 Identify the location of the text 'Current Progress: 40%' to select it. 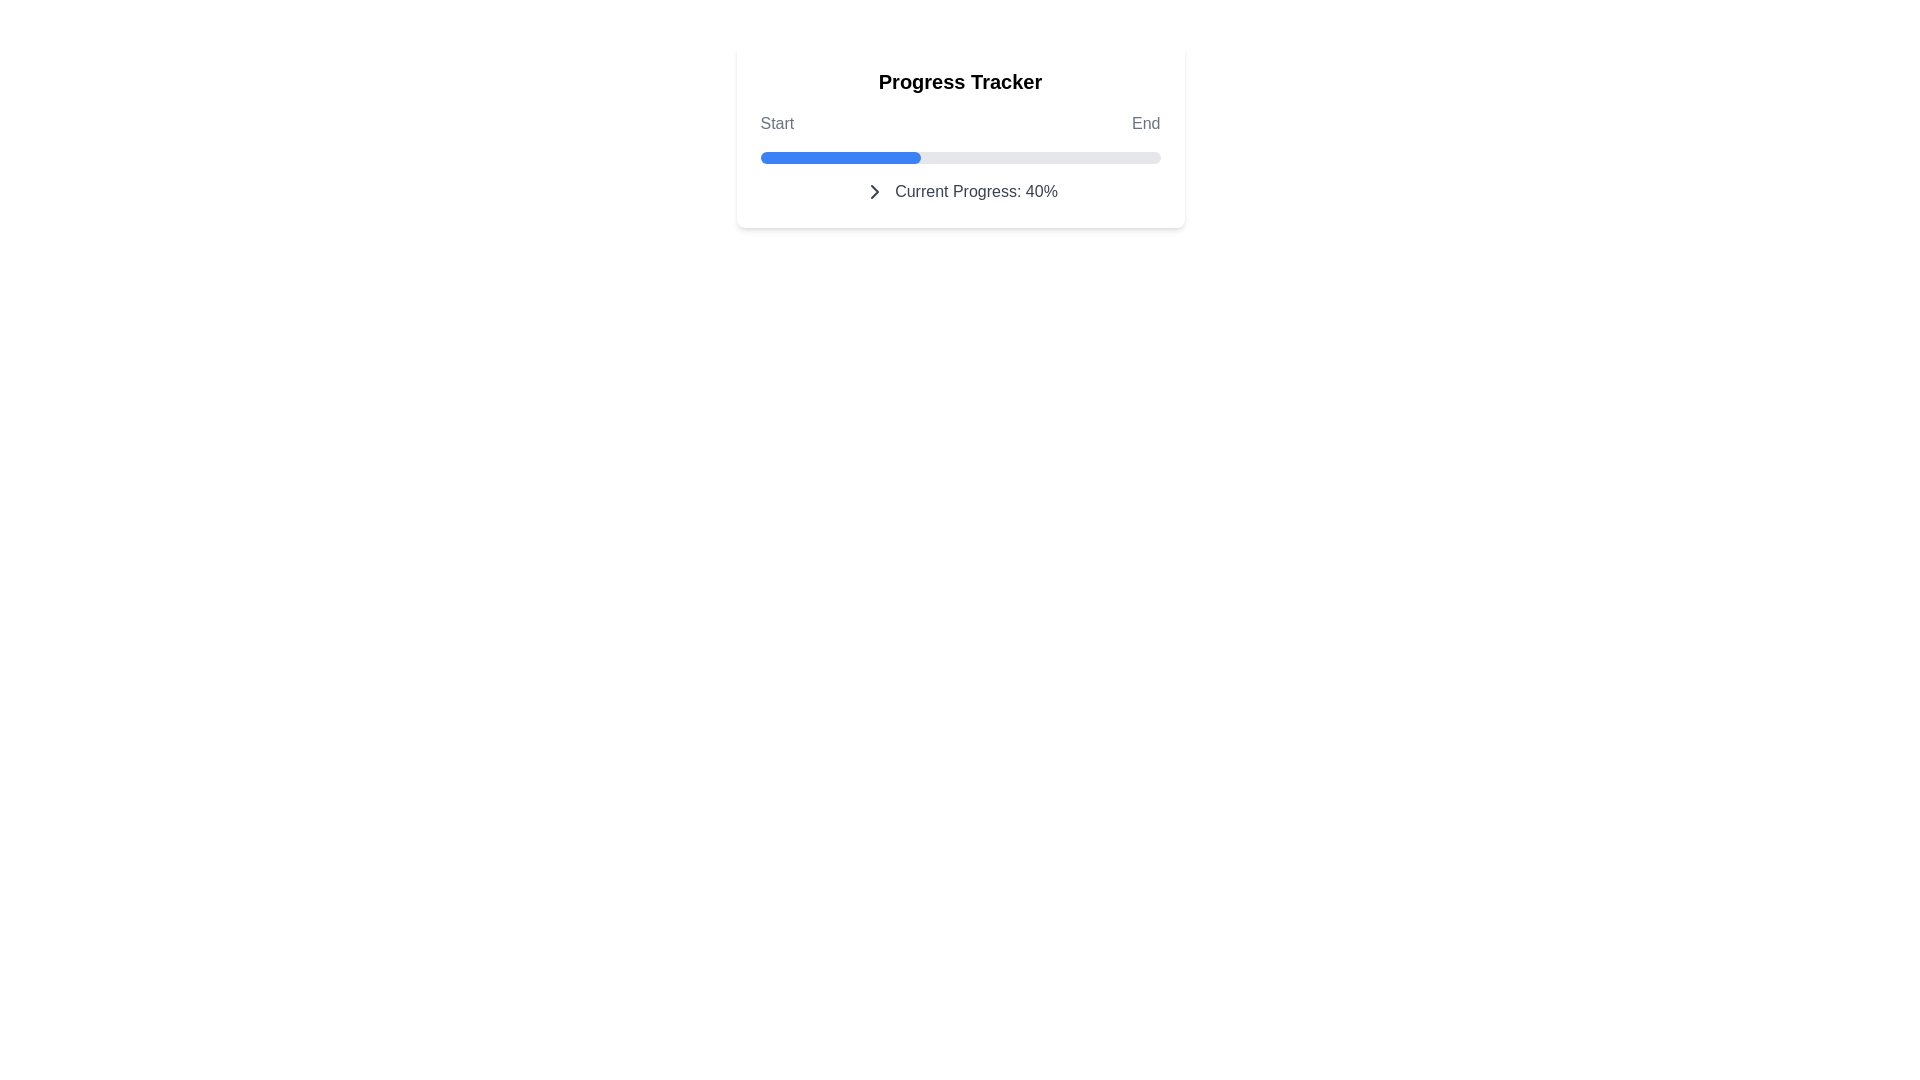
(960, 192).